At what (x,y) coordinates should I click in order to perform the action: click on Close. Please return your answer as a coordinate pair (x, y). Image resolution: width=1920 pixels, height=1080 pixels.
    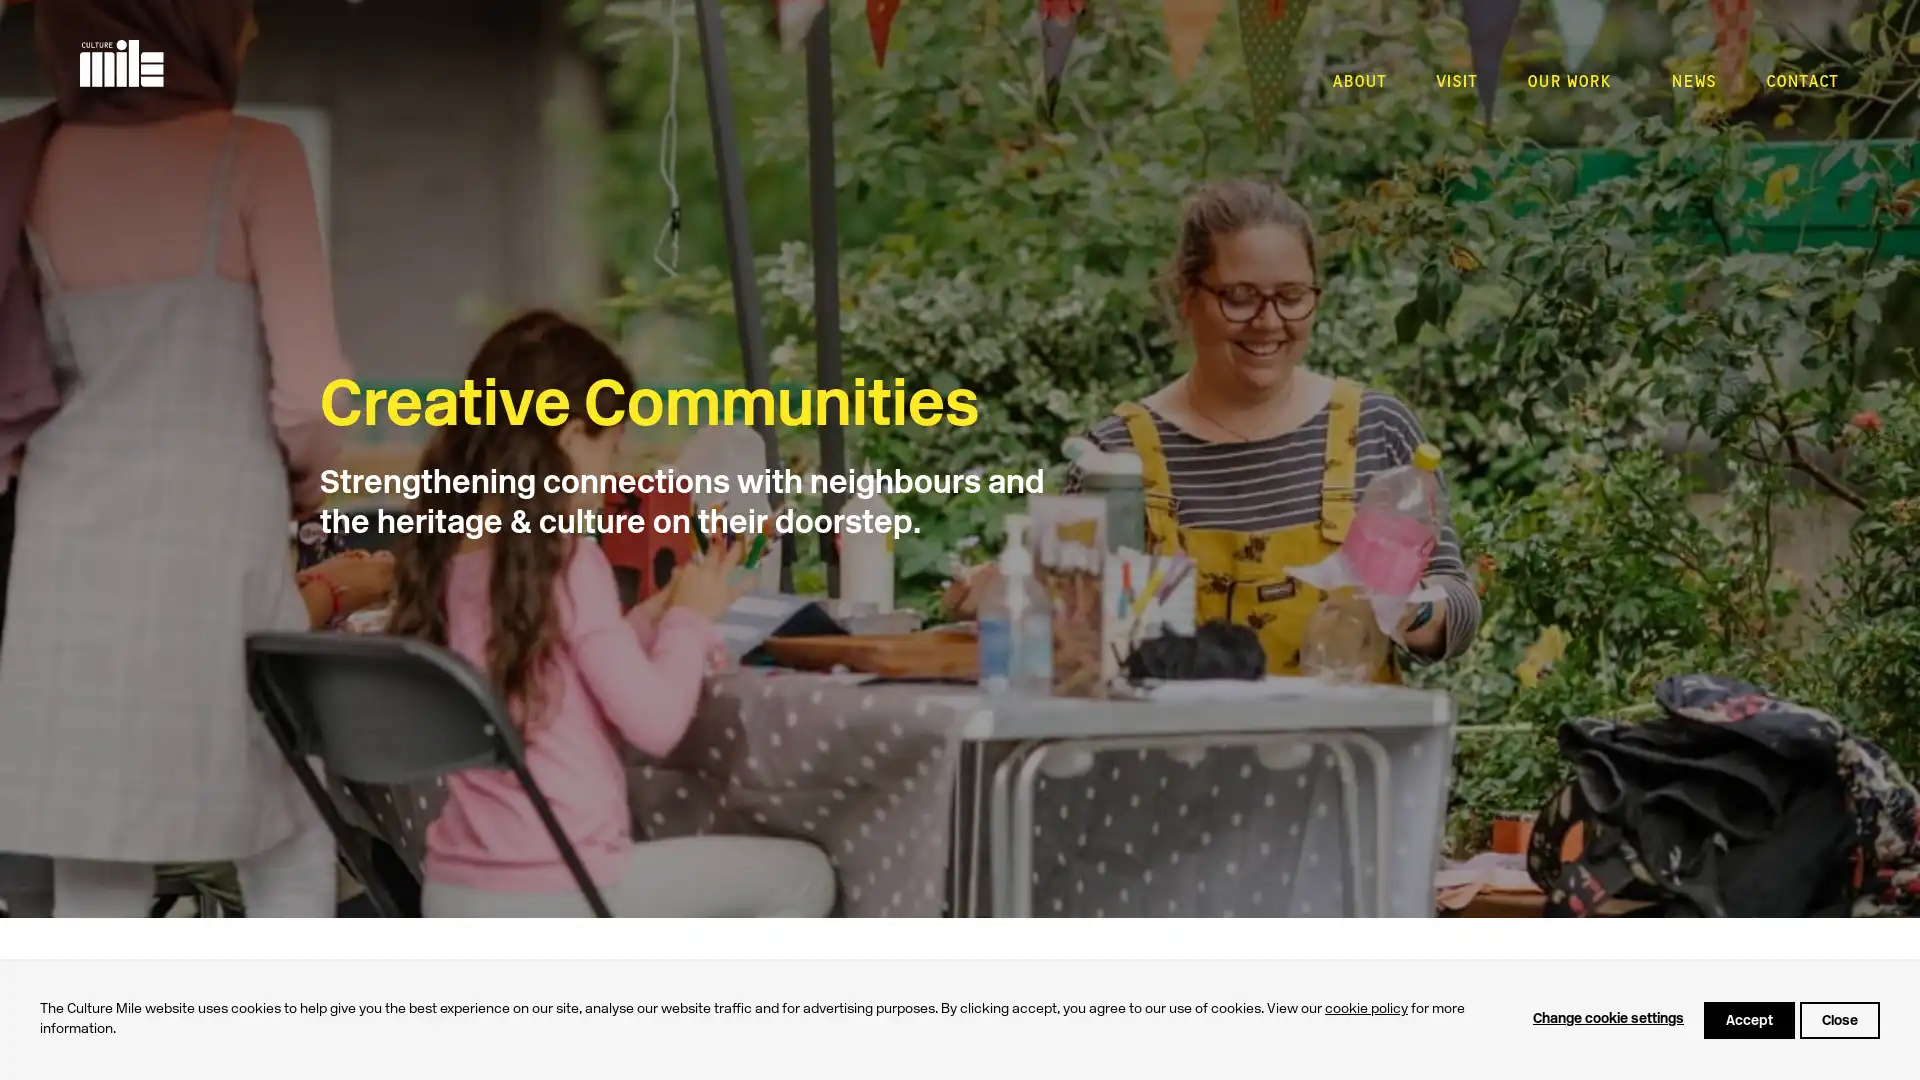
    Looking at the image, I should click on (1839, 1019).